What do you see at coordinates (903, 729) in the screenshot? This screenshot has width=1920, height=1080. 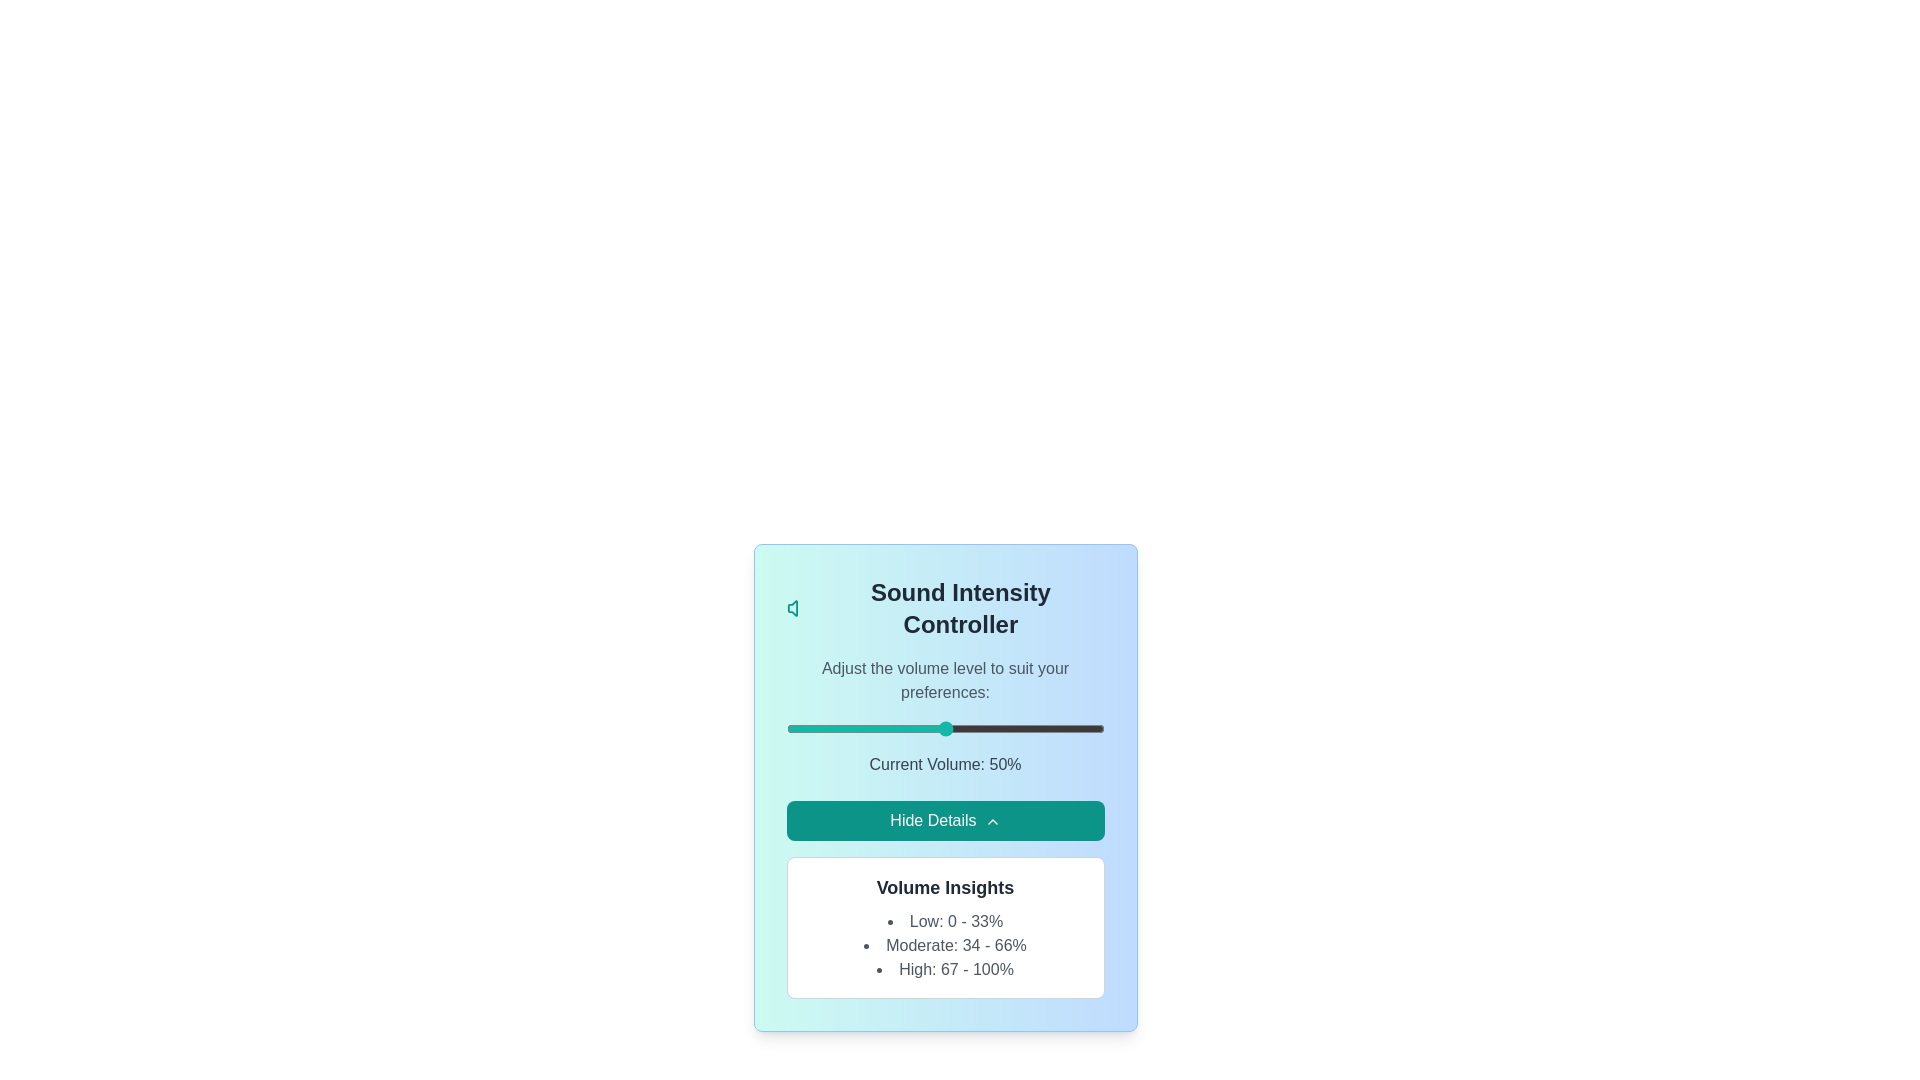 I see `the volume slider to set the audio intensity to 37%` at bounding box center [903, 729].